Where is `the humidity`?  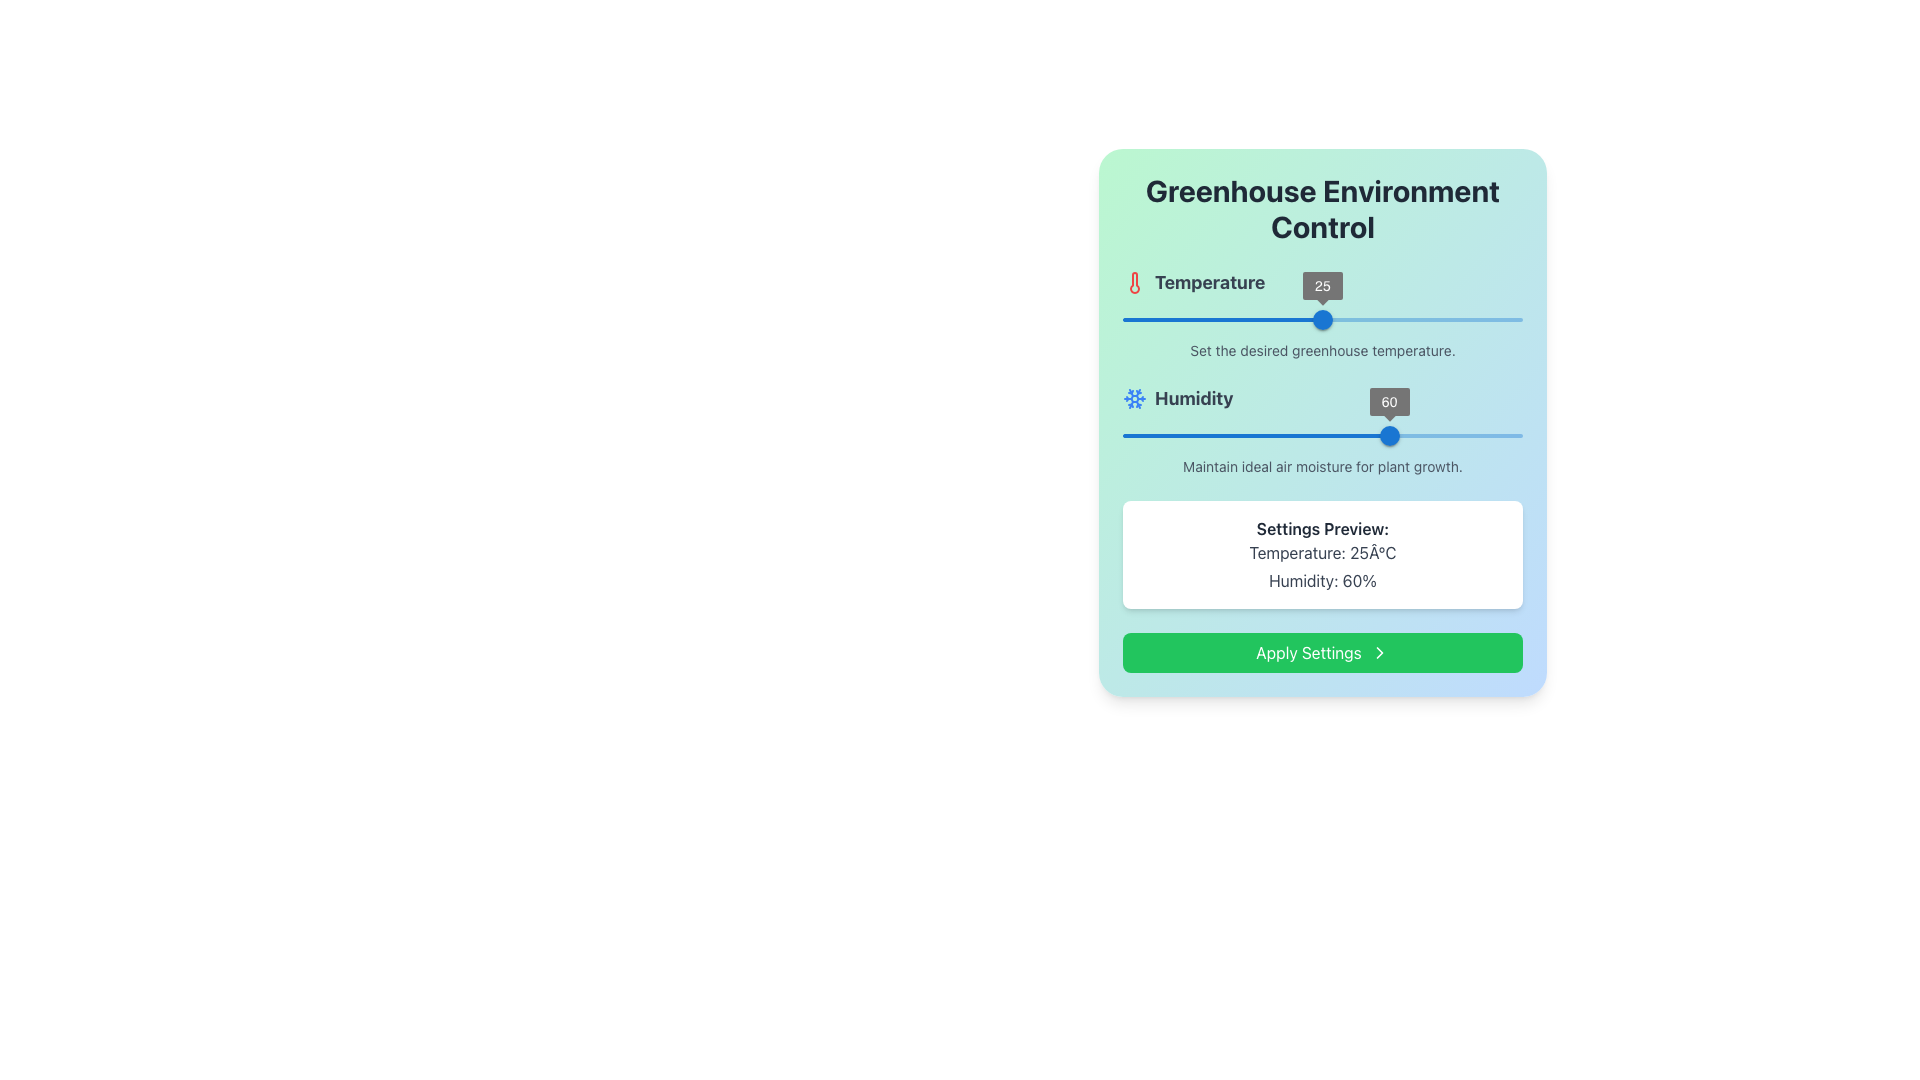
the humidity is located at coordinates (1246, 434).